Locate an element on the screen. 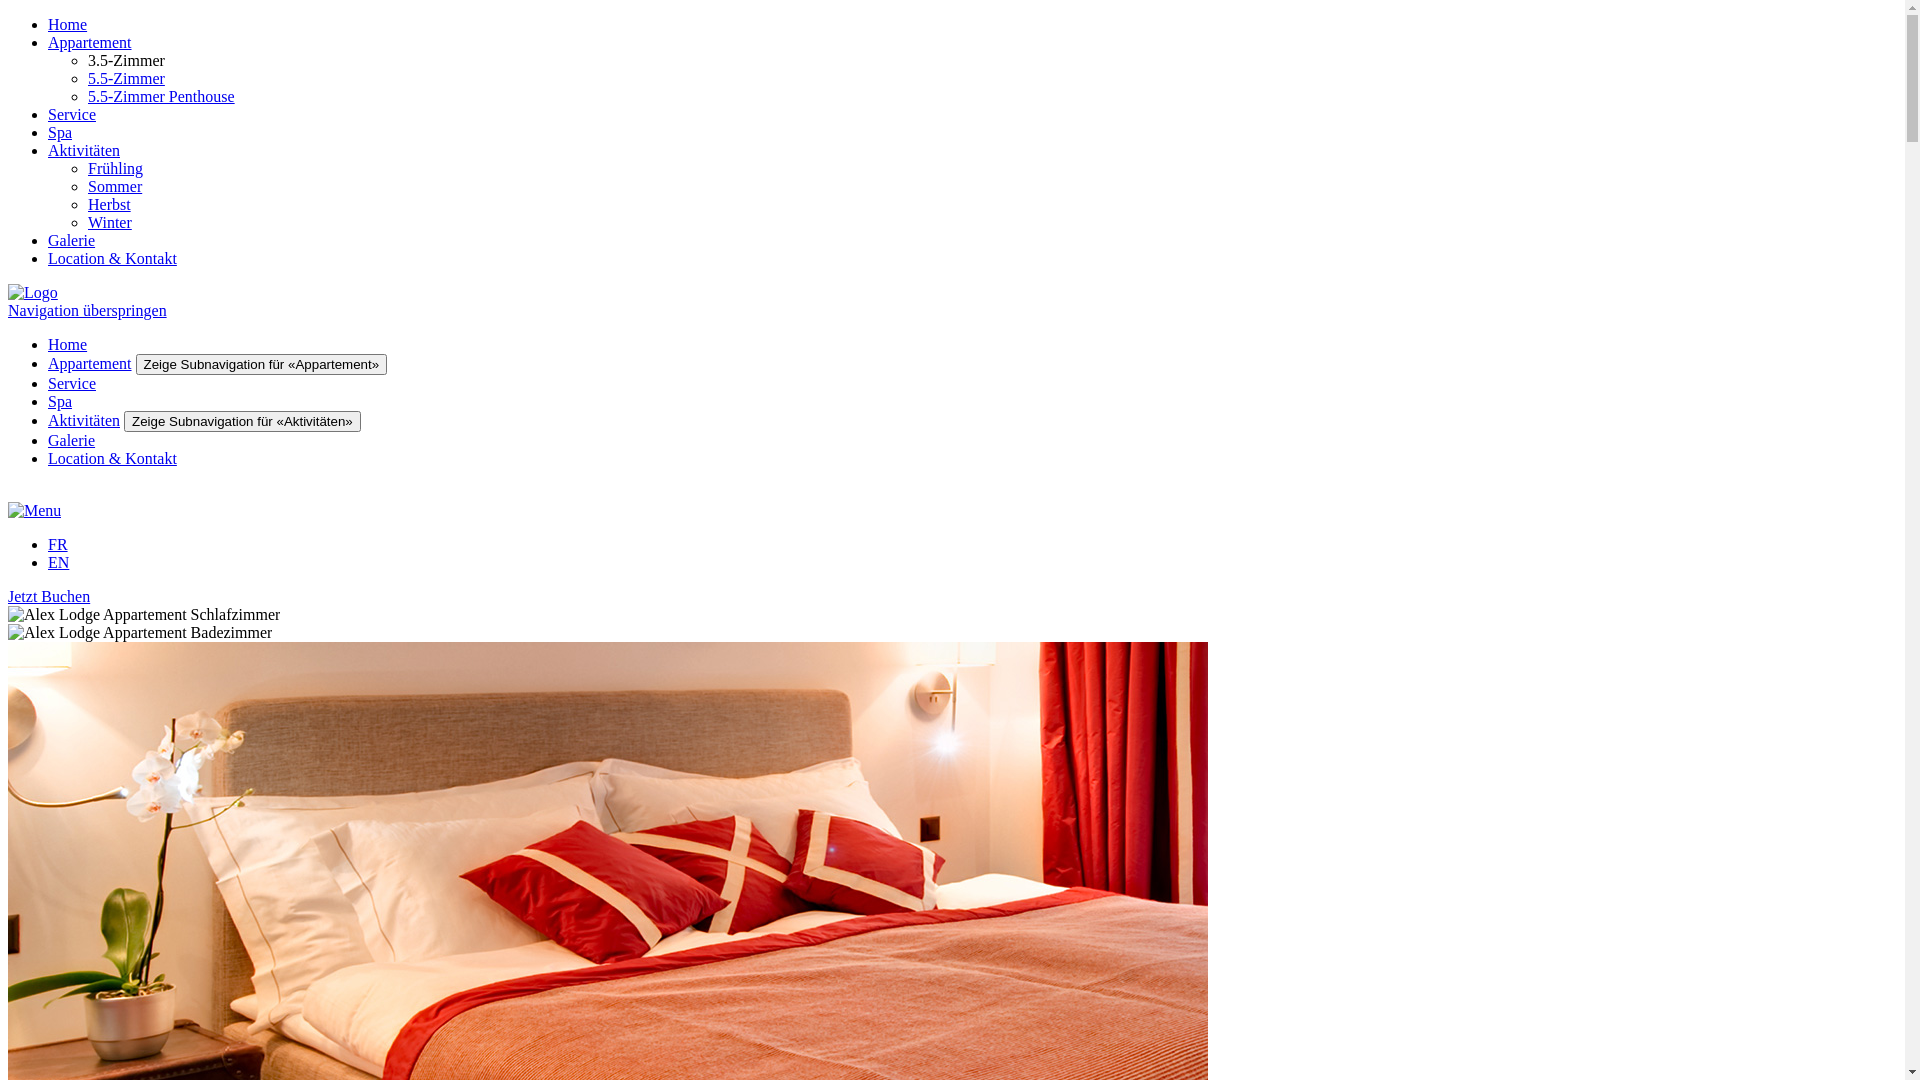 The width and height of the screenshot is (1920, 1080). '5.5-Zimmer' is located at coordinates (86, 77).